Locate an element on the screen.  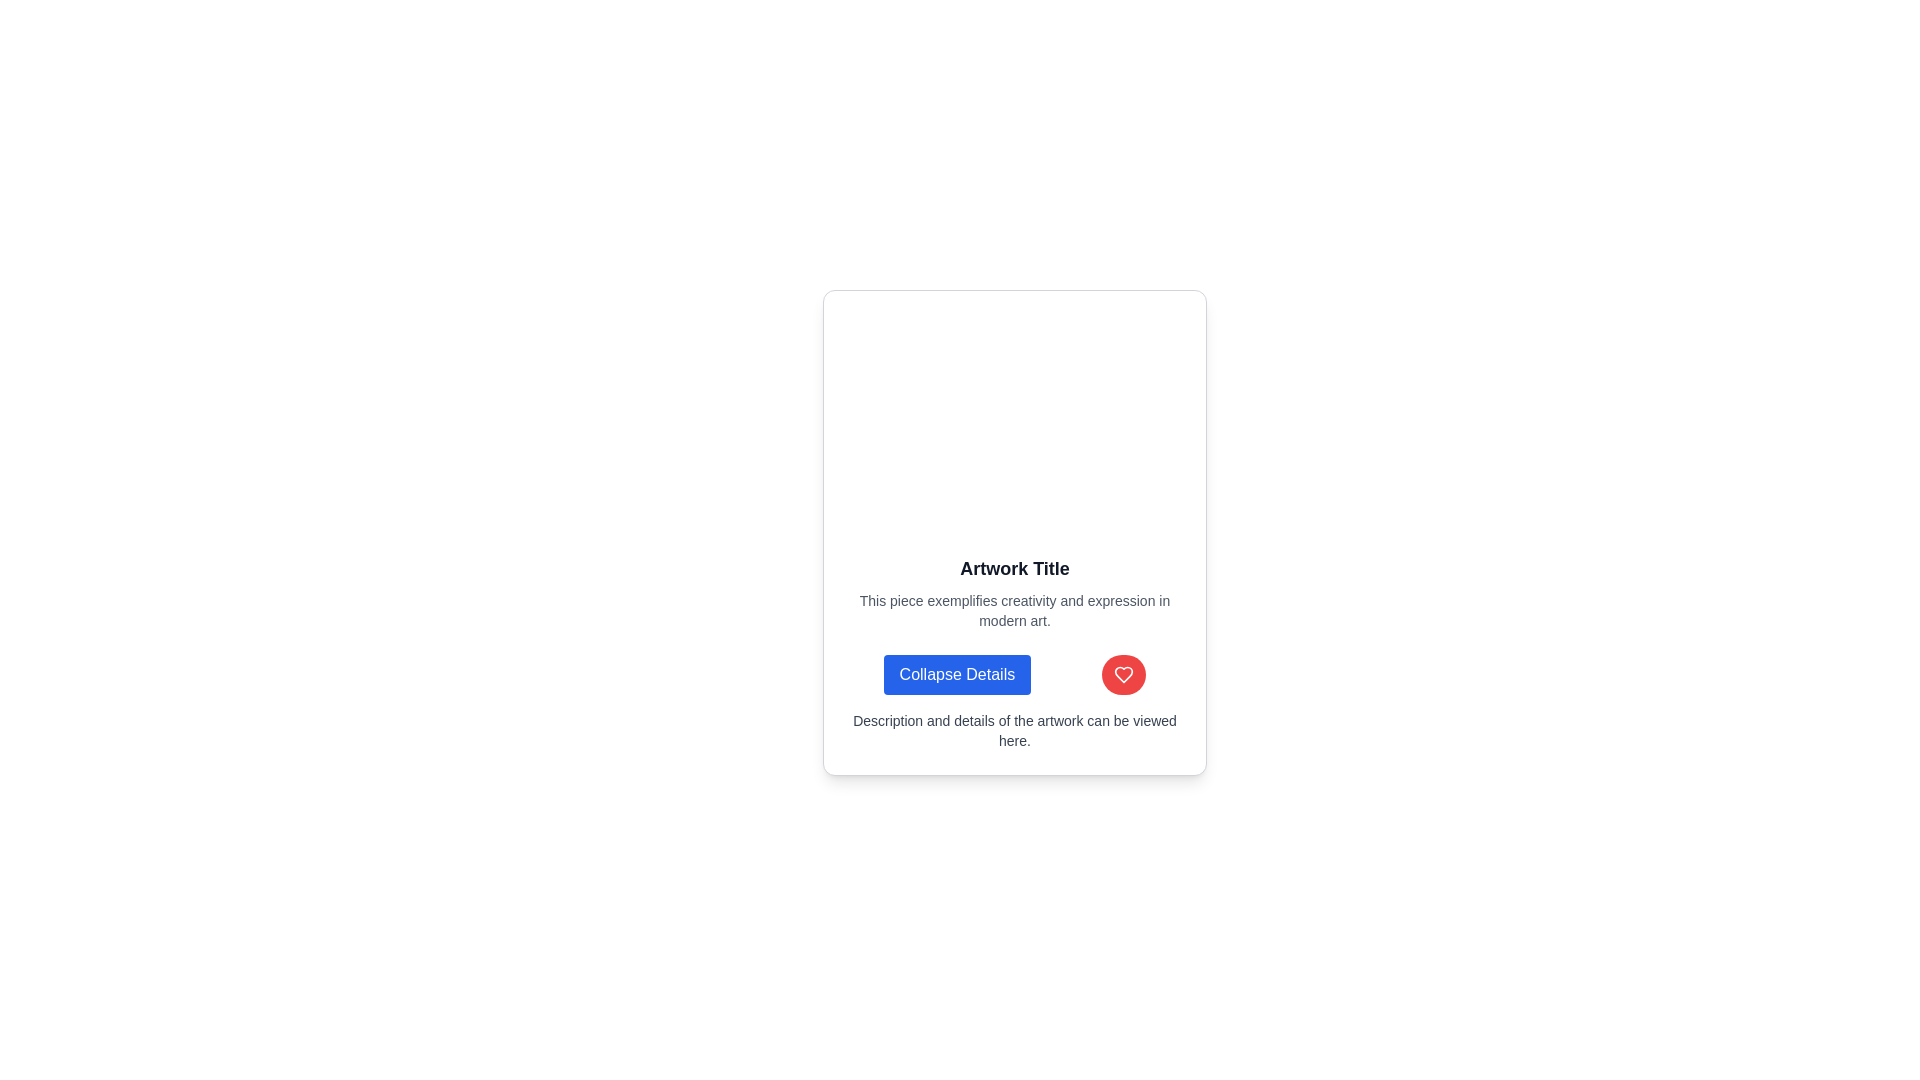
the descriptive text element that contains 'This piece exemplifies creativity and expression in modern art.' positioned below the 'Artwork Title.' is located at coordinates (1014, 609).